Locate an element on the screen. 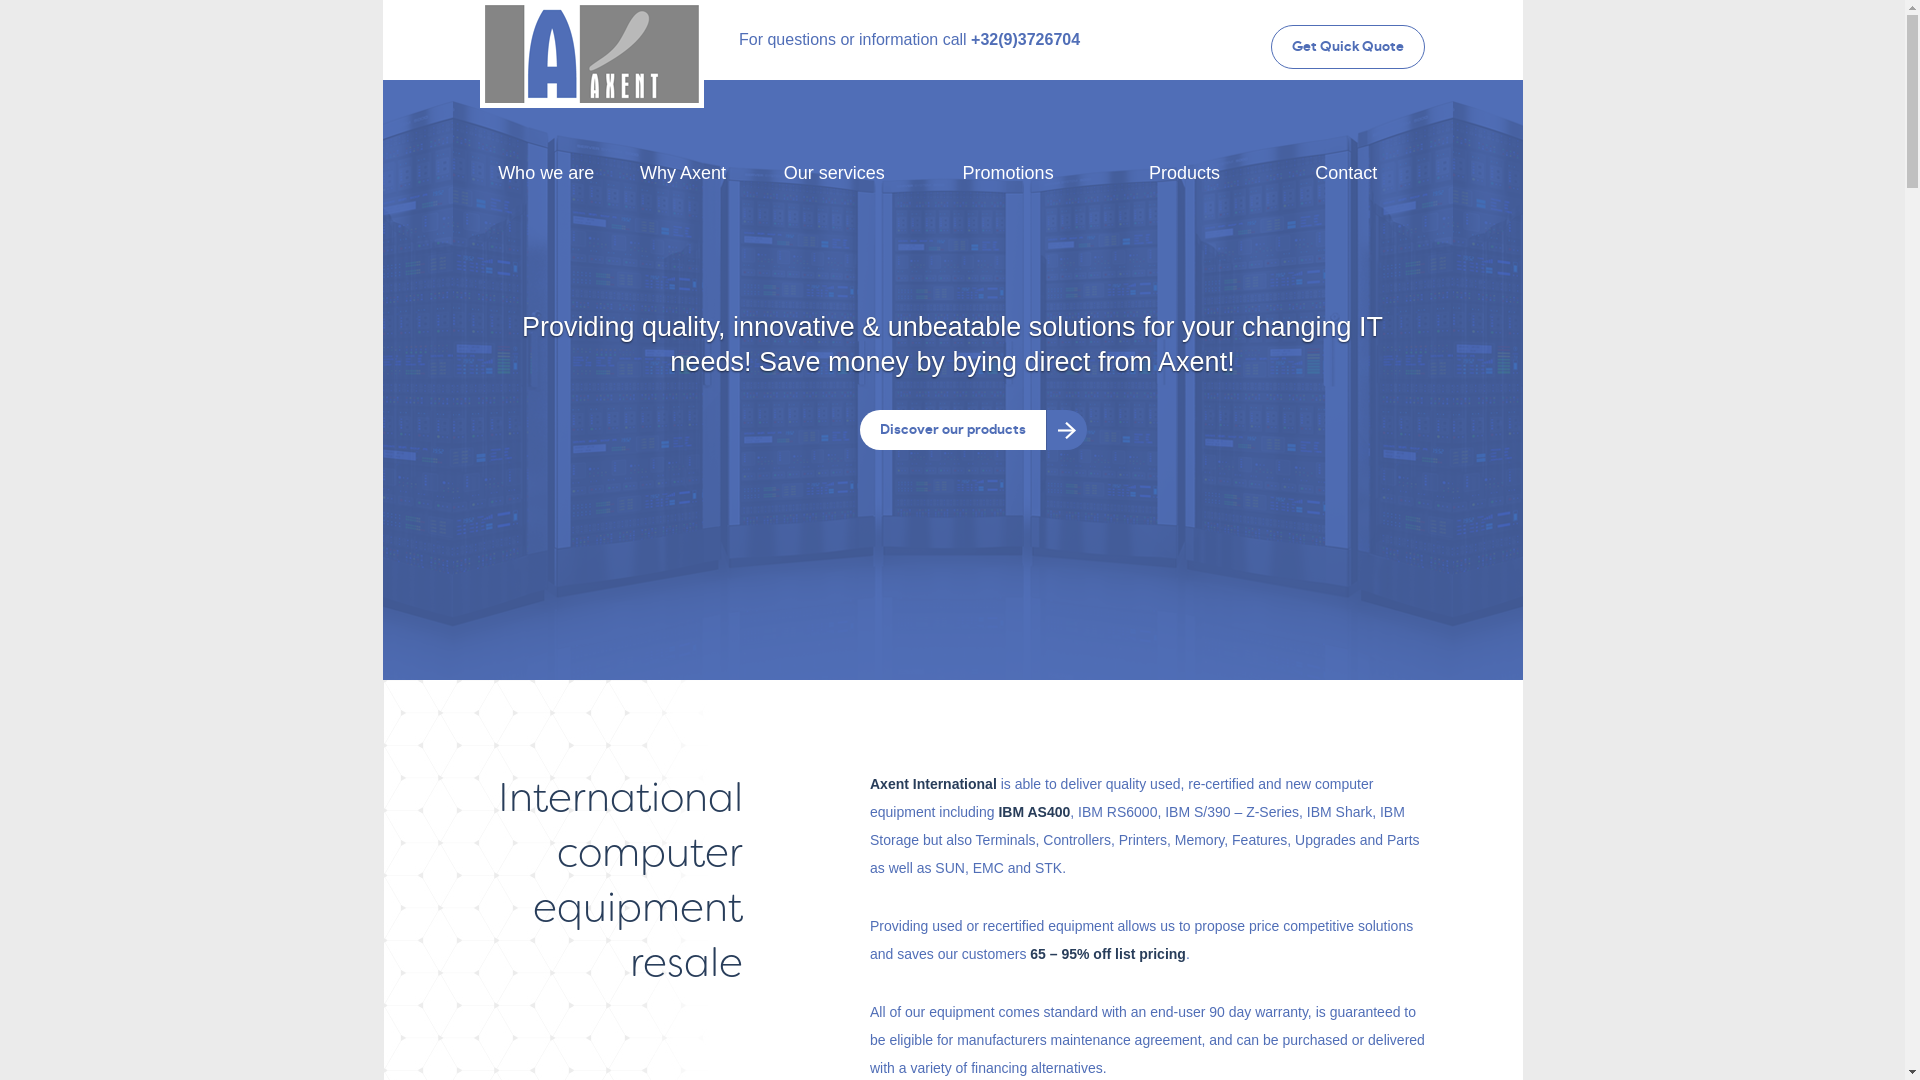 The width and height of the screenshot is (1920, 1080). 'Promotions' is located at coordinates (914, 172).